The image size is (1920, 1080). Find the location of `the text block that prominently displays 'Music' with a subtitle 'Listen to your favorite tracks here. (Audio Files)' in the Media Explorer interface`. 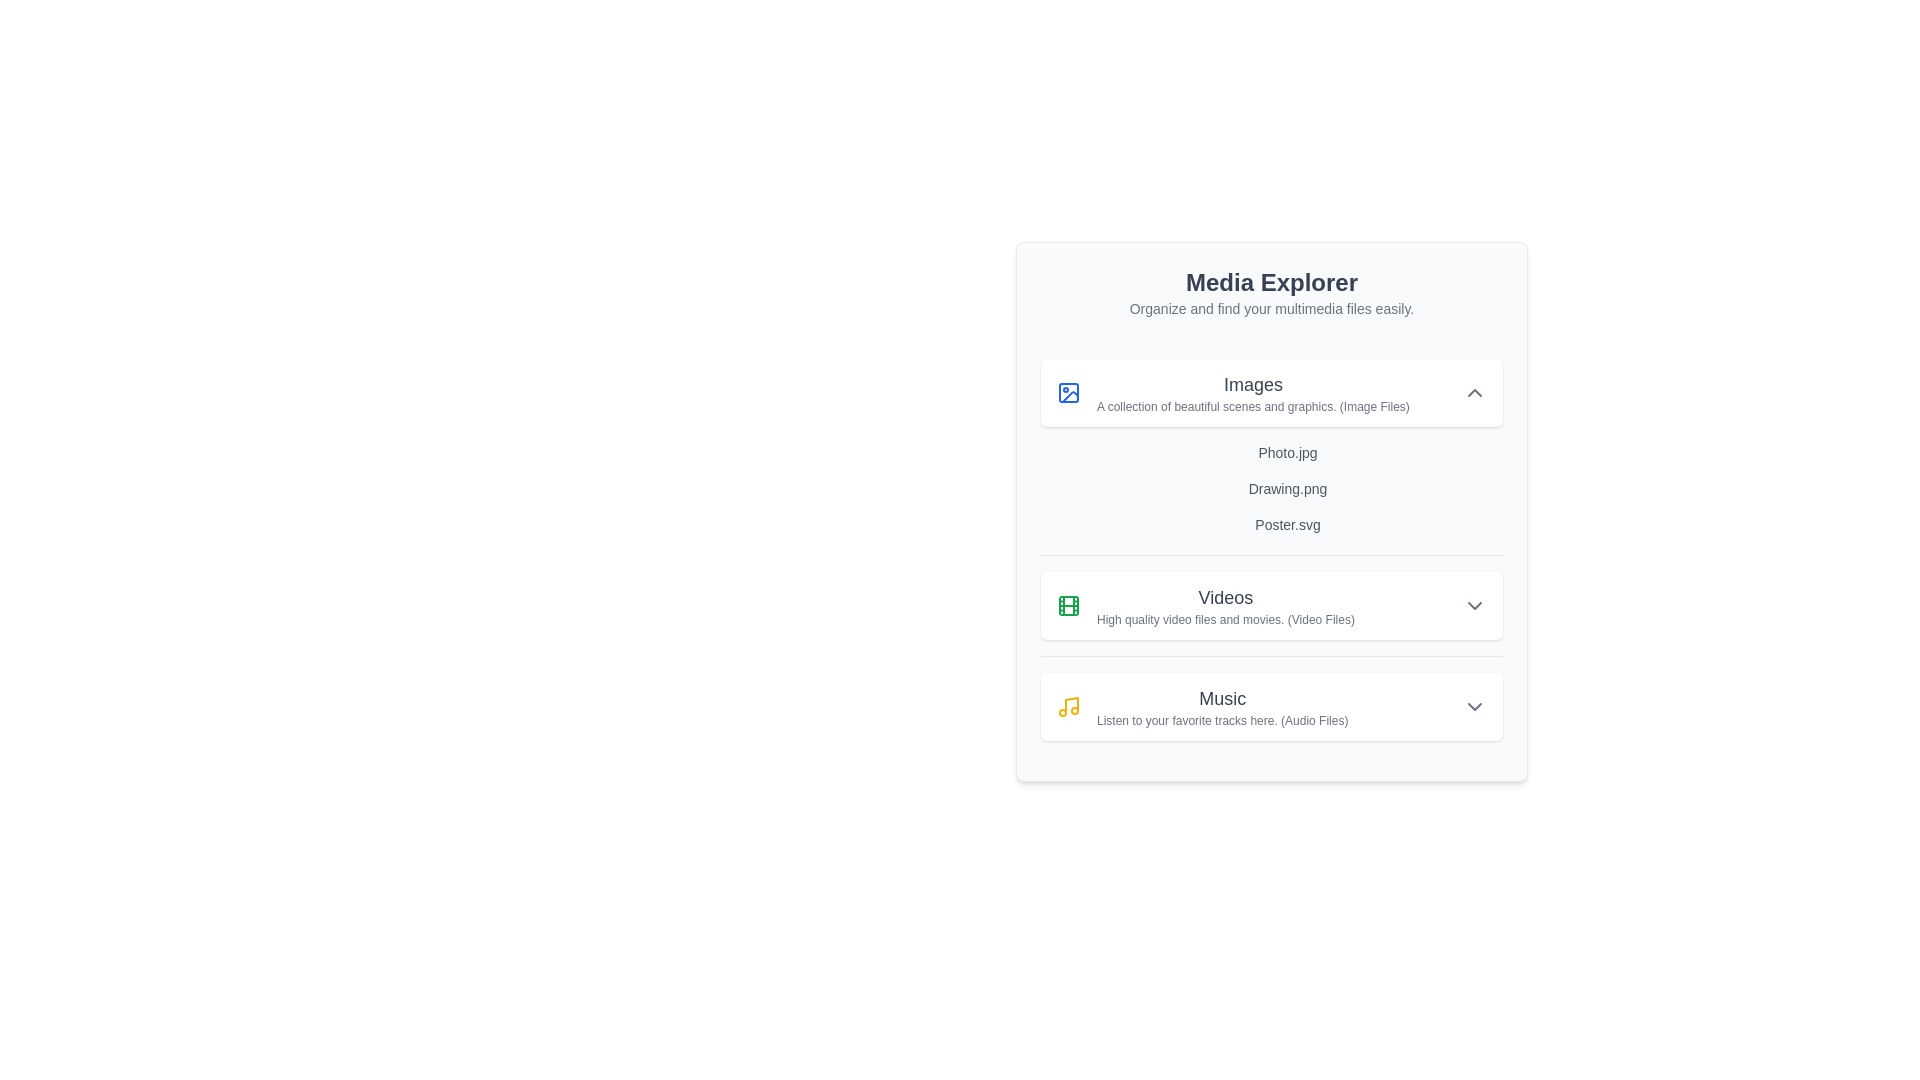

the text block that prominently displays 'Music' with a subtitle 'Listen to your favorite tracks here. (Audio Files)' in the Media Explorer interface is located at coordinates (1221, 705).